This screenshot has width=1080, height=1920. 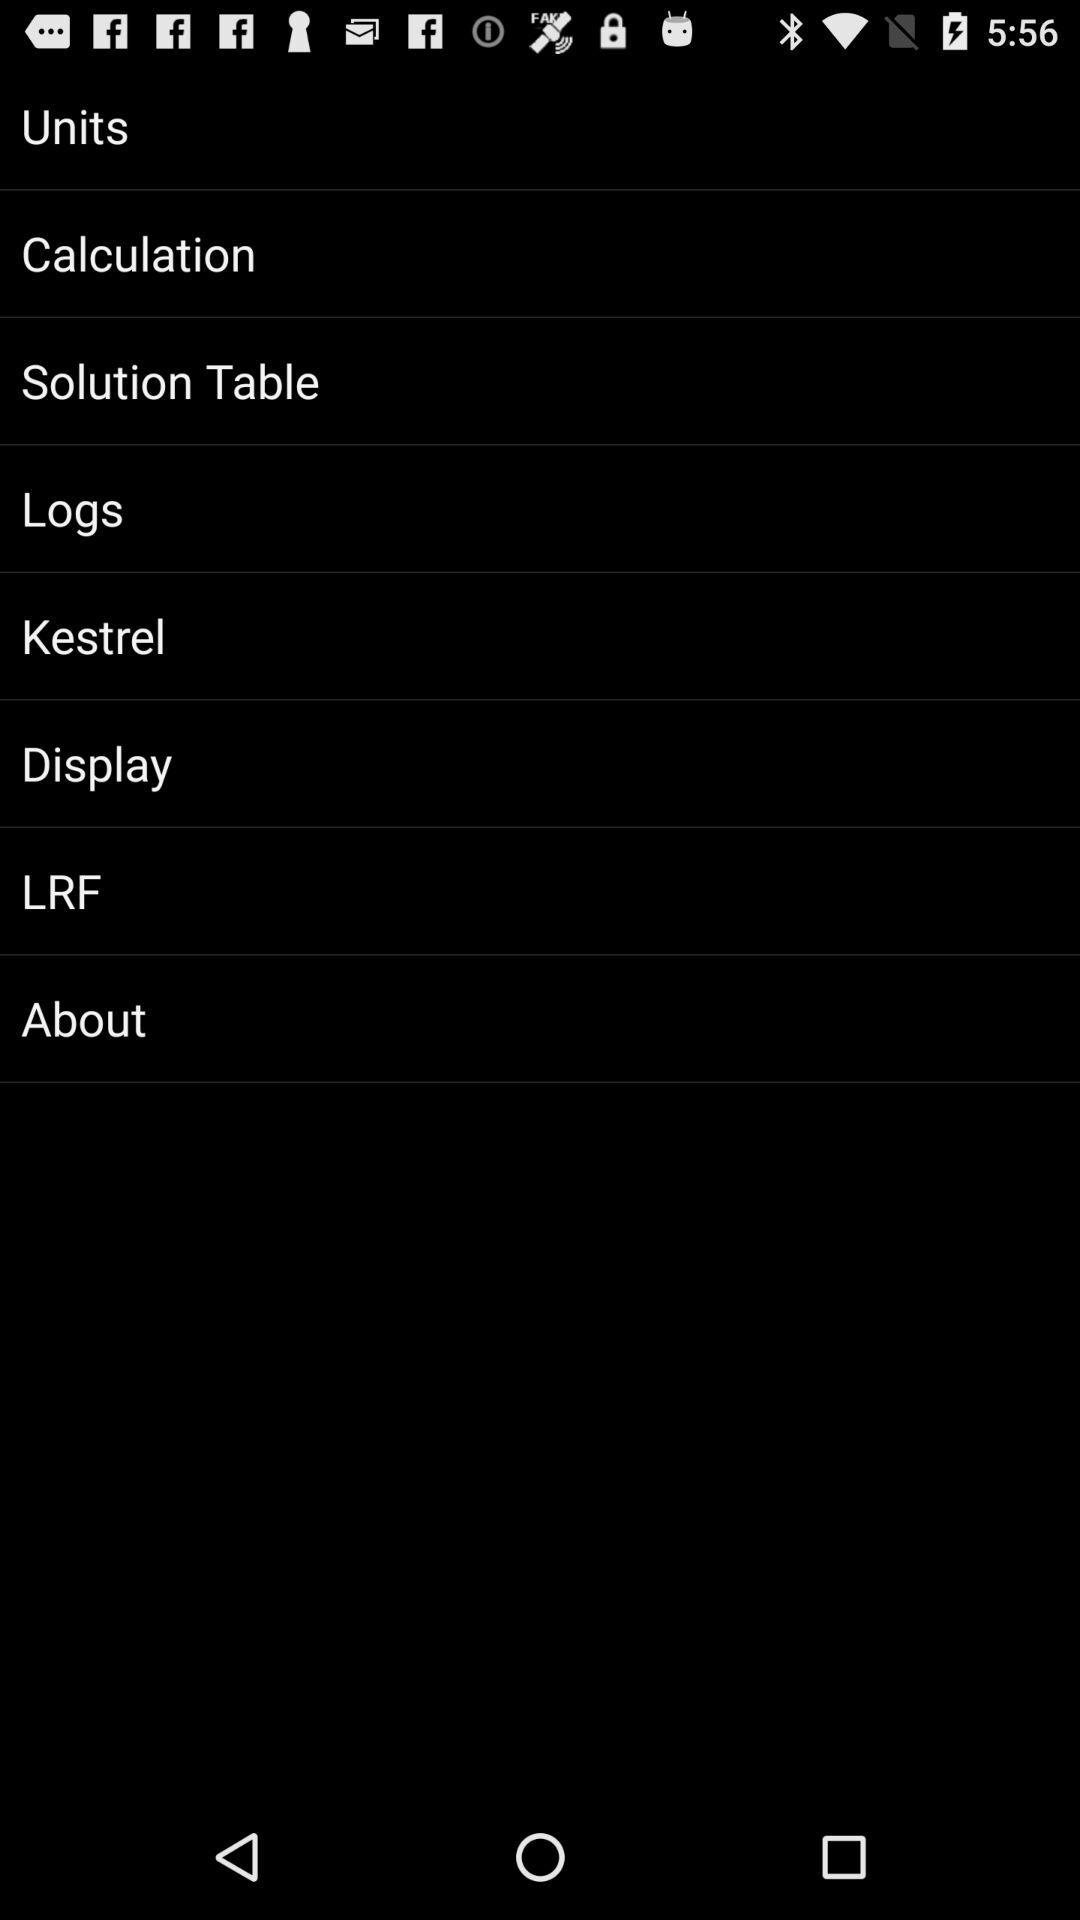 I want to click on the logs icon, so click(x=540, y=508).